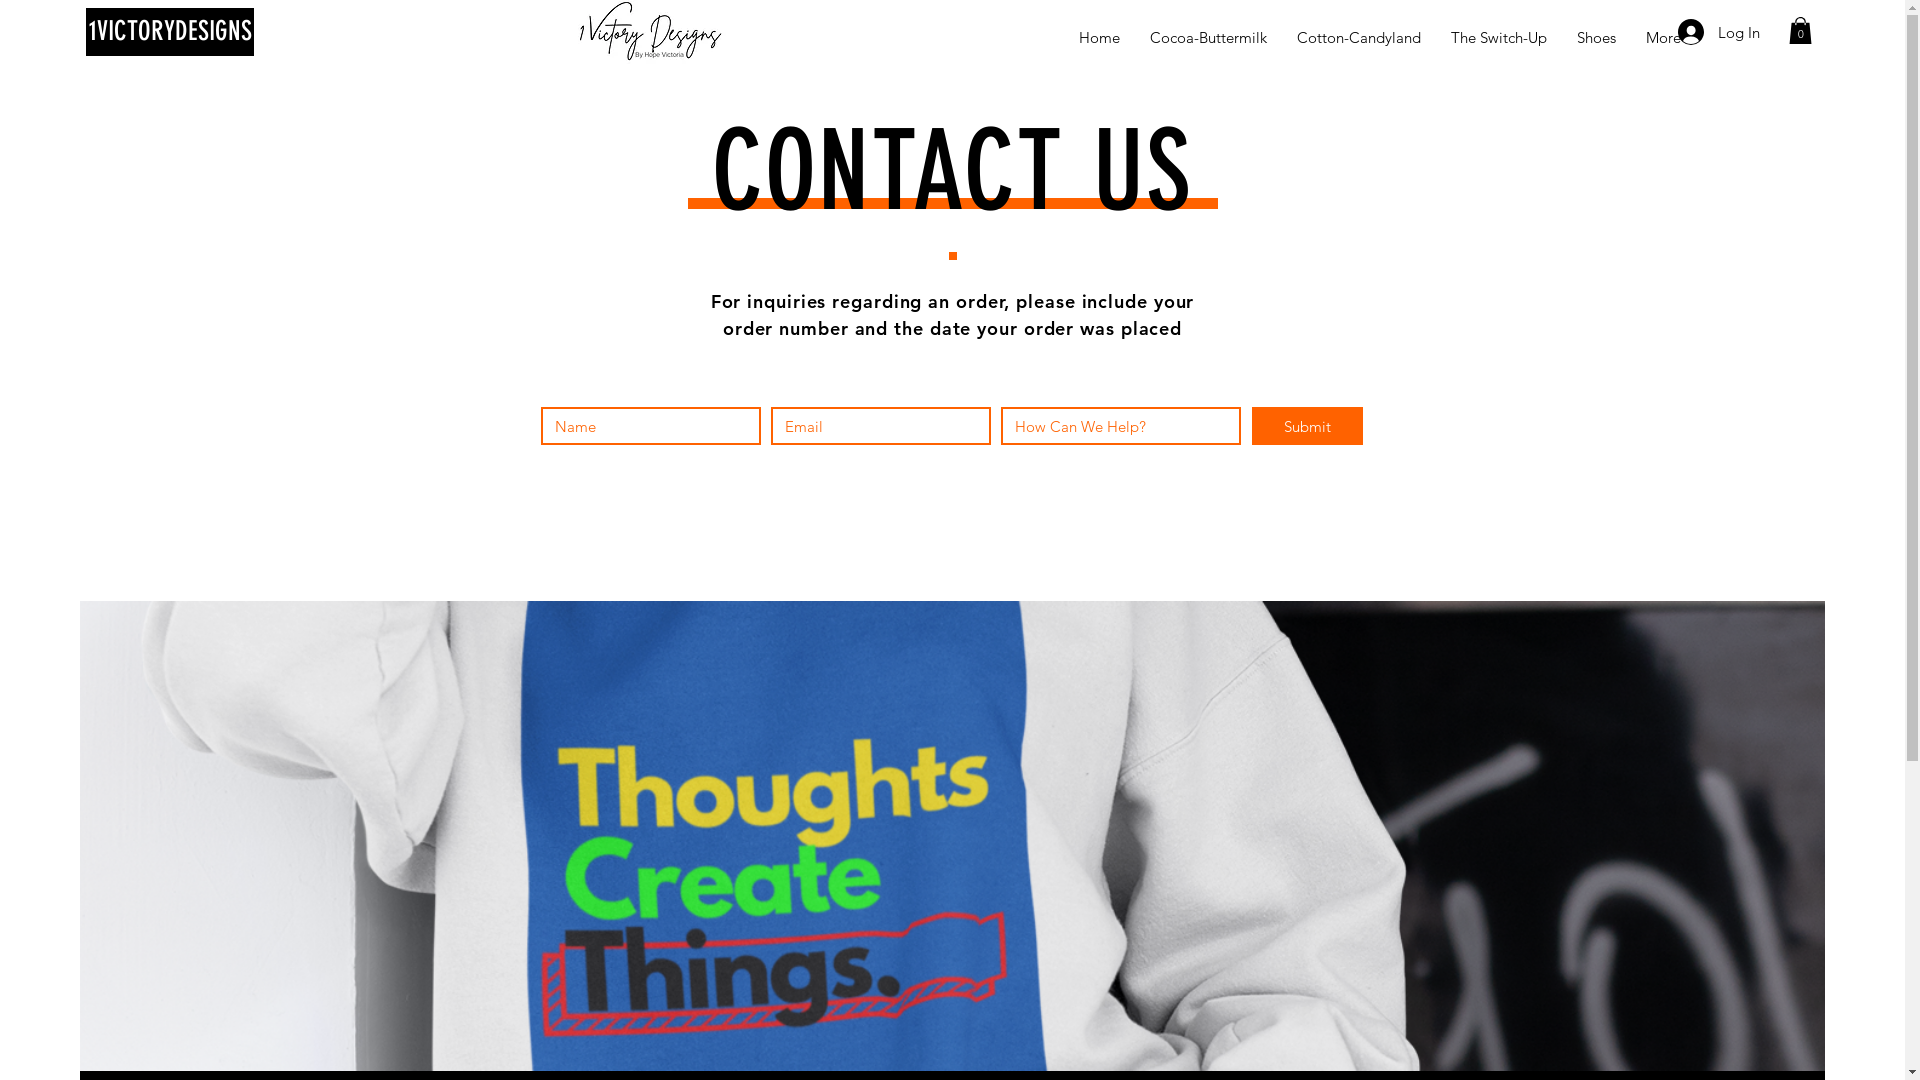  What do you see at coordinates (1307, 424) in the screenshot?
I see `'Submit'` at bounding box center [1307, 424].